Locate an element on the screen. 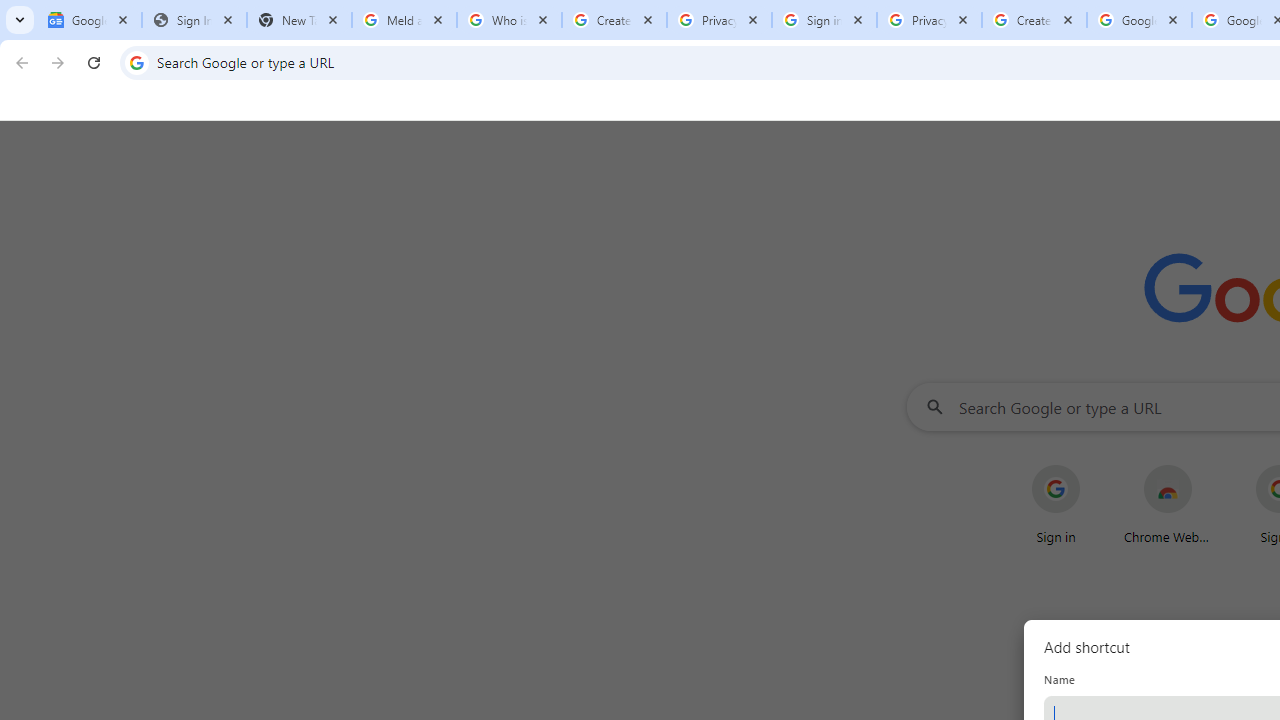 The width and height of the screenshot is (1280, 720). 'New Tab' is located at coordinates (298, 20).